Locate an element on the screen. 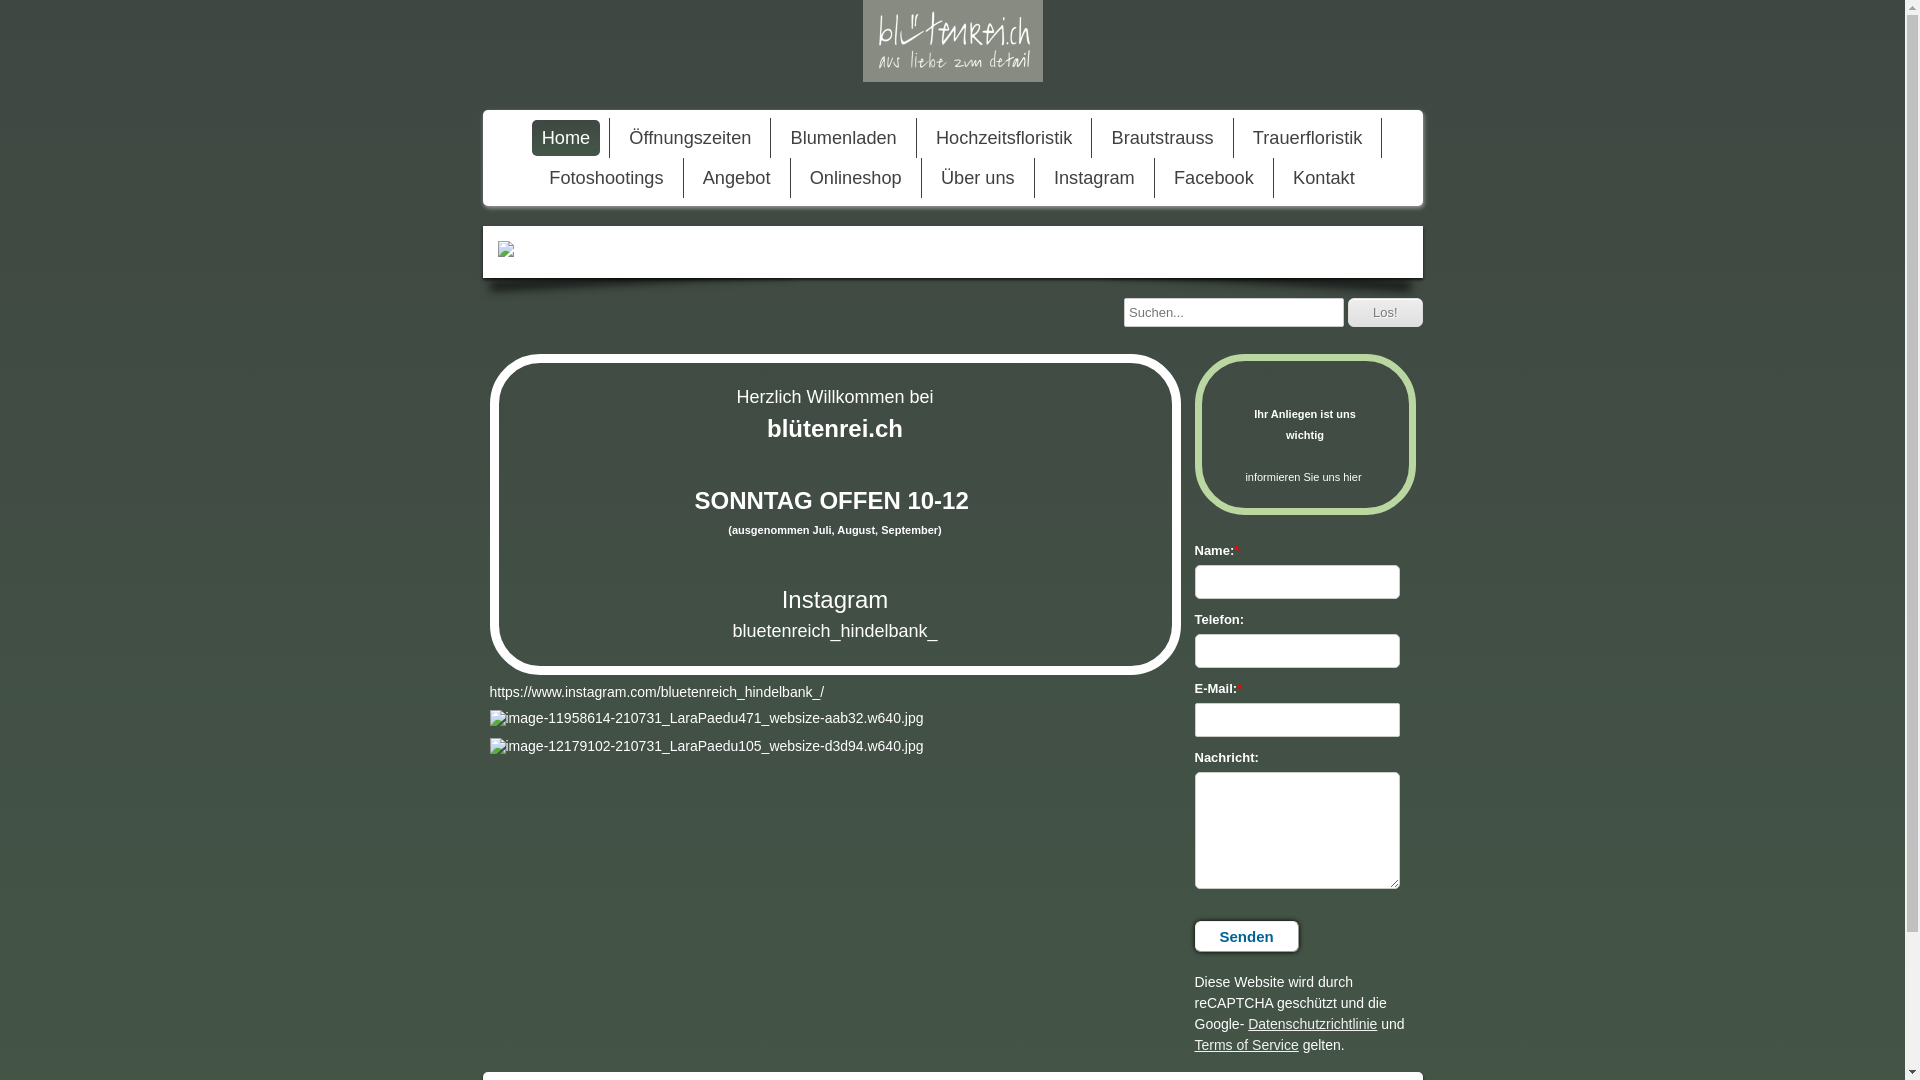  'Brautstrauss' is located at coordinates (1162, 137).